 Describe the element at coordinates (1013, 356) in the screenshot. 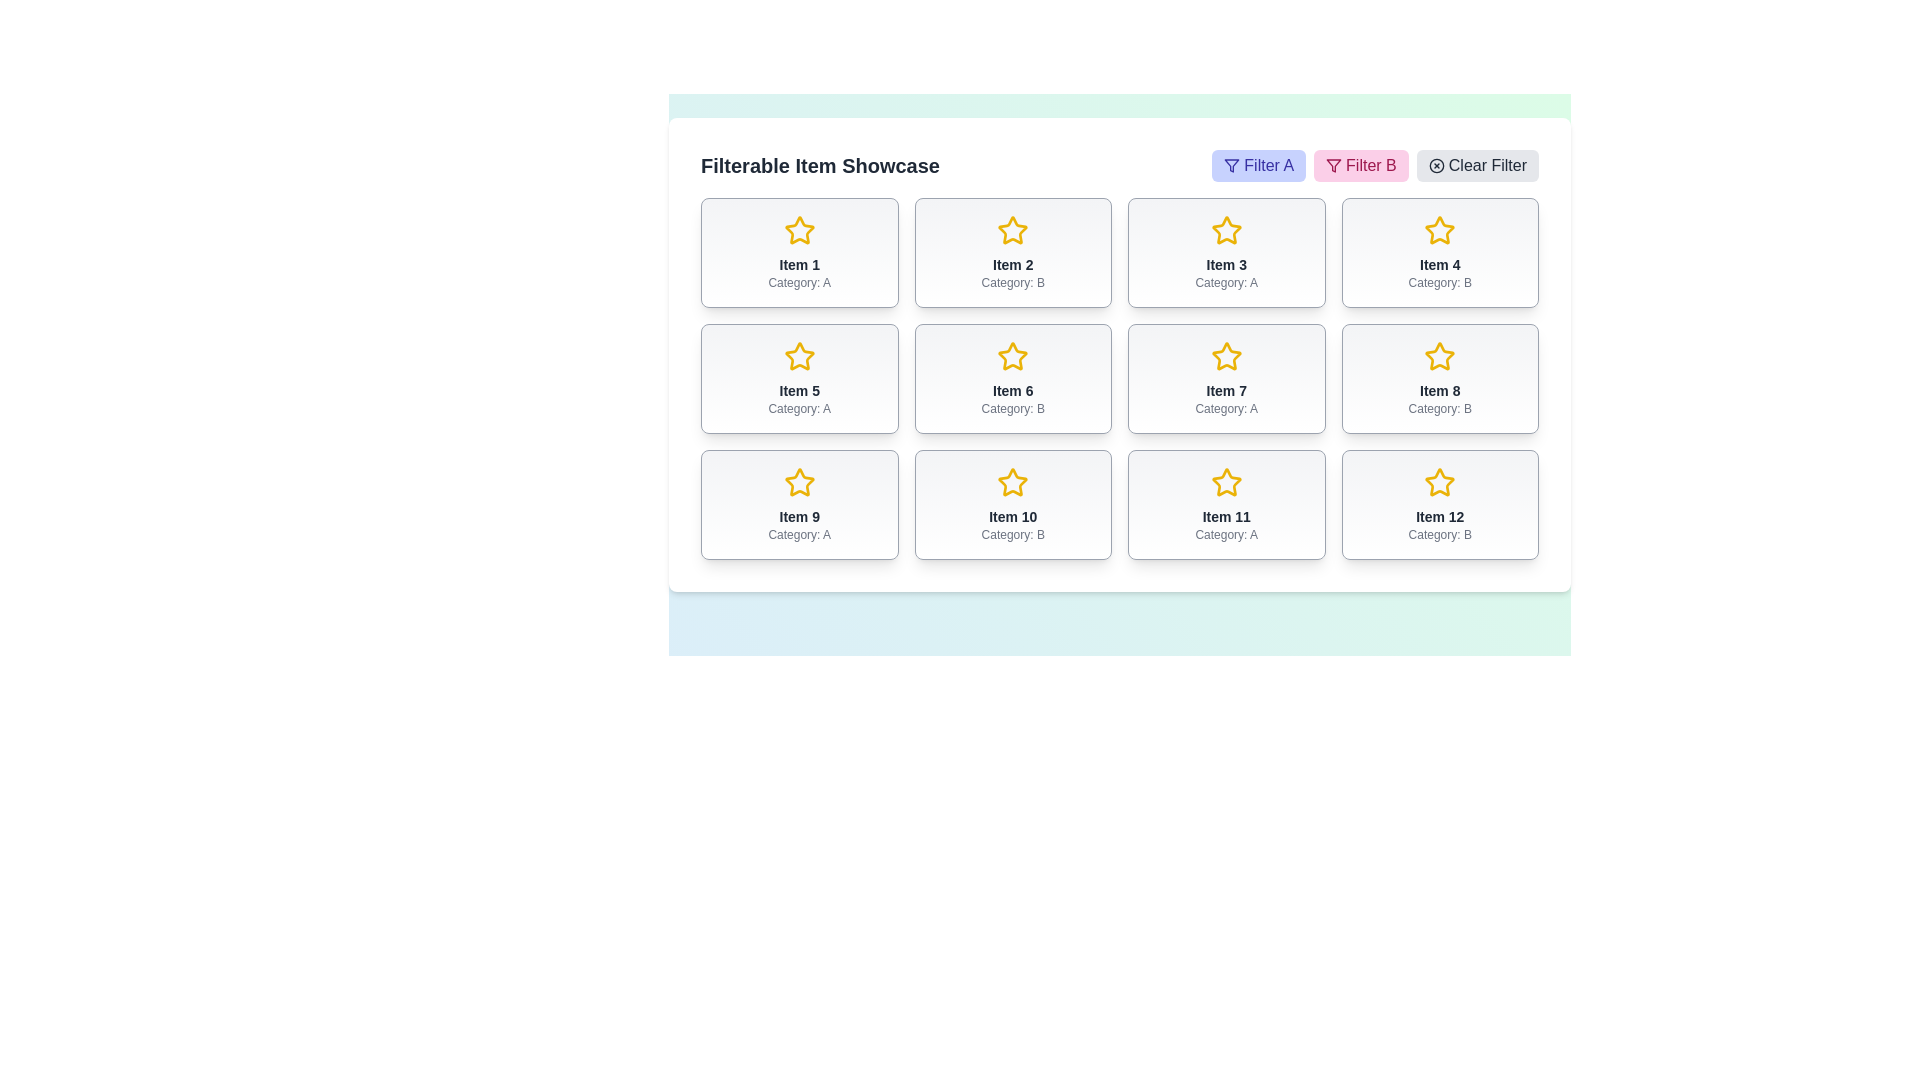

I see `the star icon used for rating or marking preference located in 'Item 6' card, positioned in the second row and second column of the grid layout` at that location.